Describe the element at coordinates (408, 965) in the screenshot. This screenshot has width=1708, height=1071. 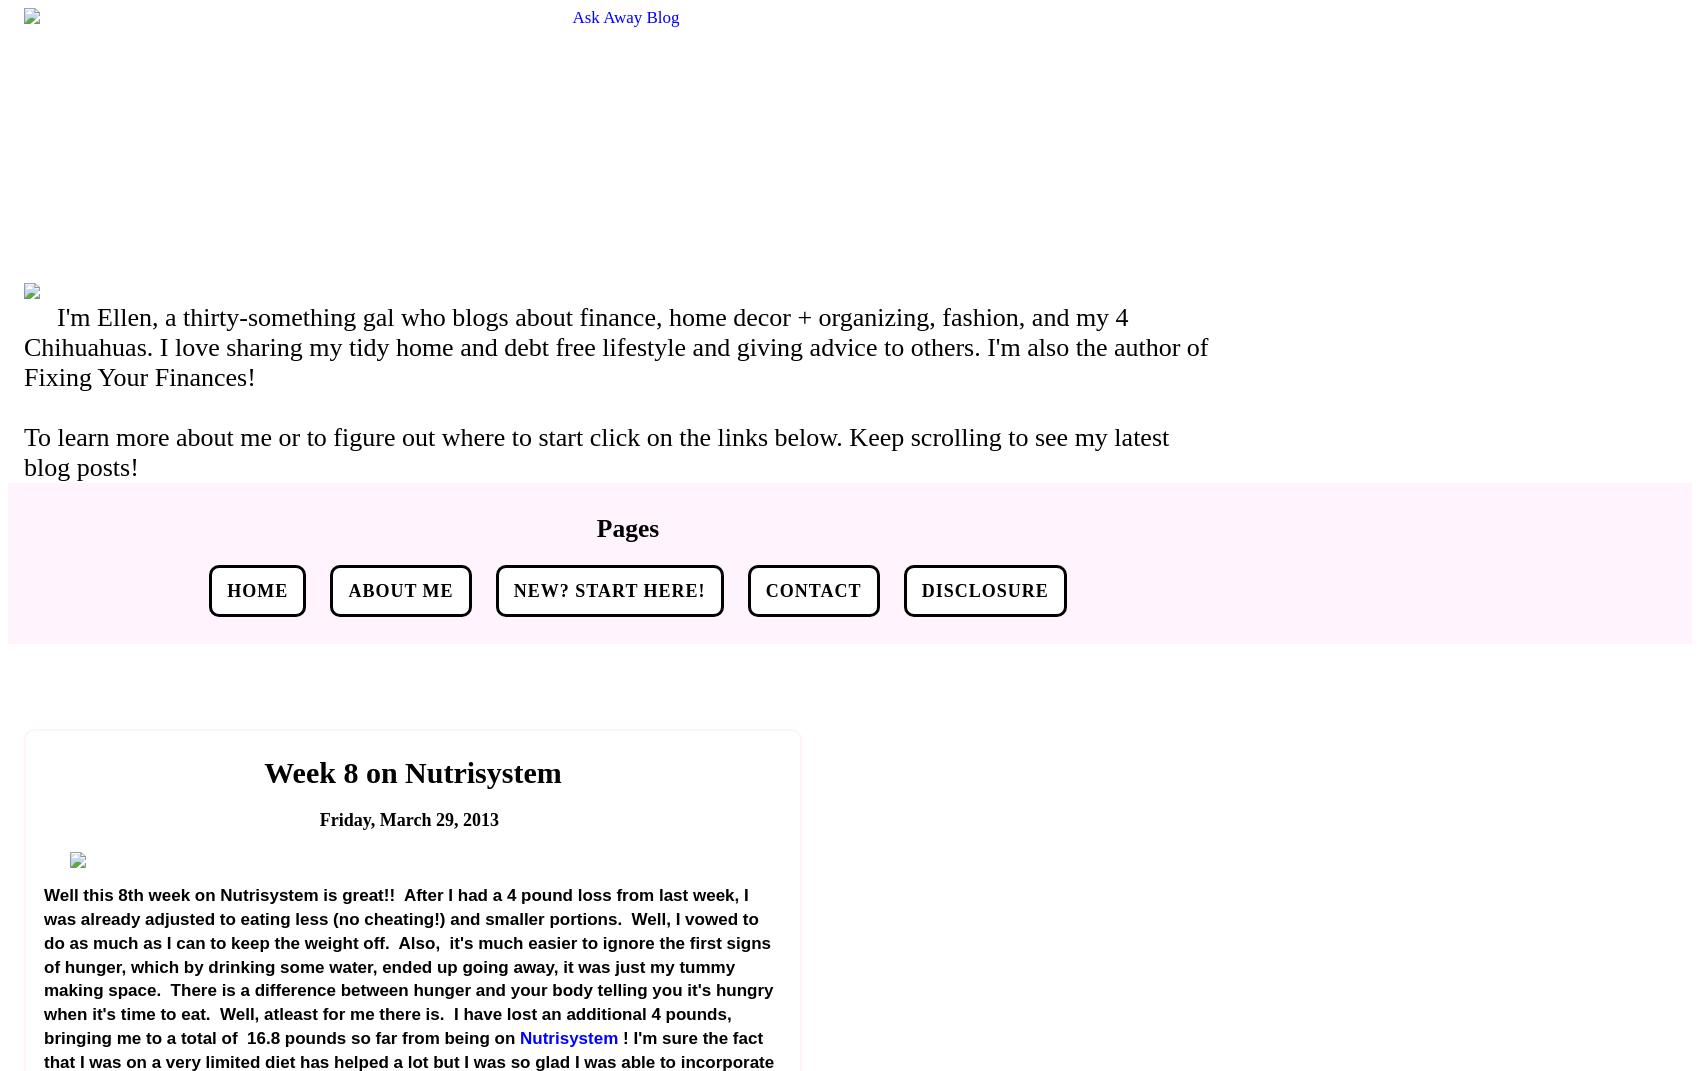
I see `'Well this 8th week on Nutrisystem is great!!  After I had a 4 pound loss from last week, I was already adjusted to eating less (no cheating!) and smaller portions.  Well, I vowed to do as much as I can to keep the weight off.  Also,  it's much easier to ignore the first signs of hunger, which by drinking some water, ended up going away, it was just my tummy making space.  There is a difference between hunger and your body telling you it's hungry when it's time to eat.  Well, atleast for me there is.  I have lost an additional 4 pounds, bringing me to a total of  16.8 pounds so far from being on'` at that location.